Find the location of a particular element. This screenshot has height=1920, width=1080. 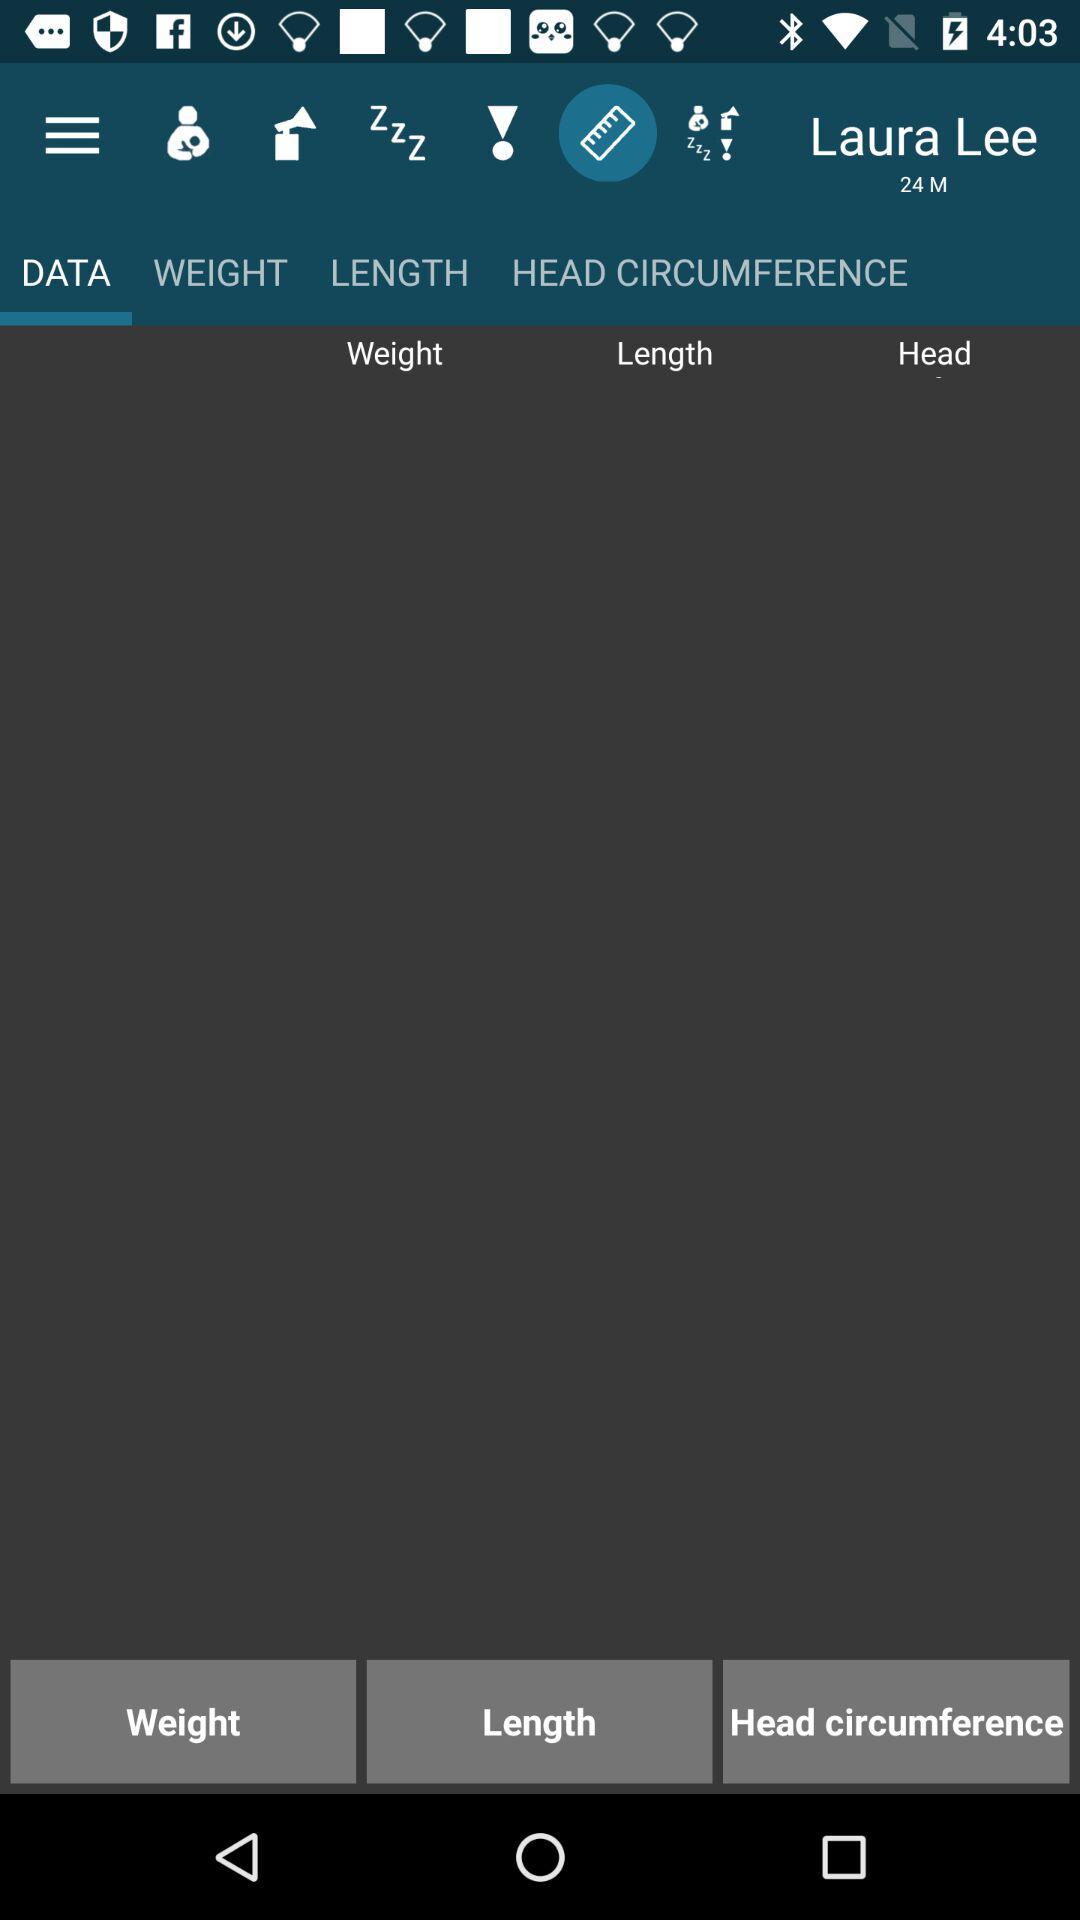

the menu icon is located at coordinates (71, 134).